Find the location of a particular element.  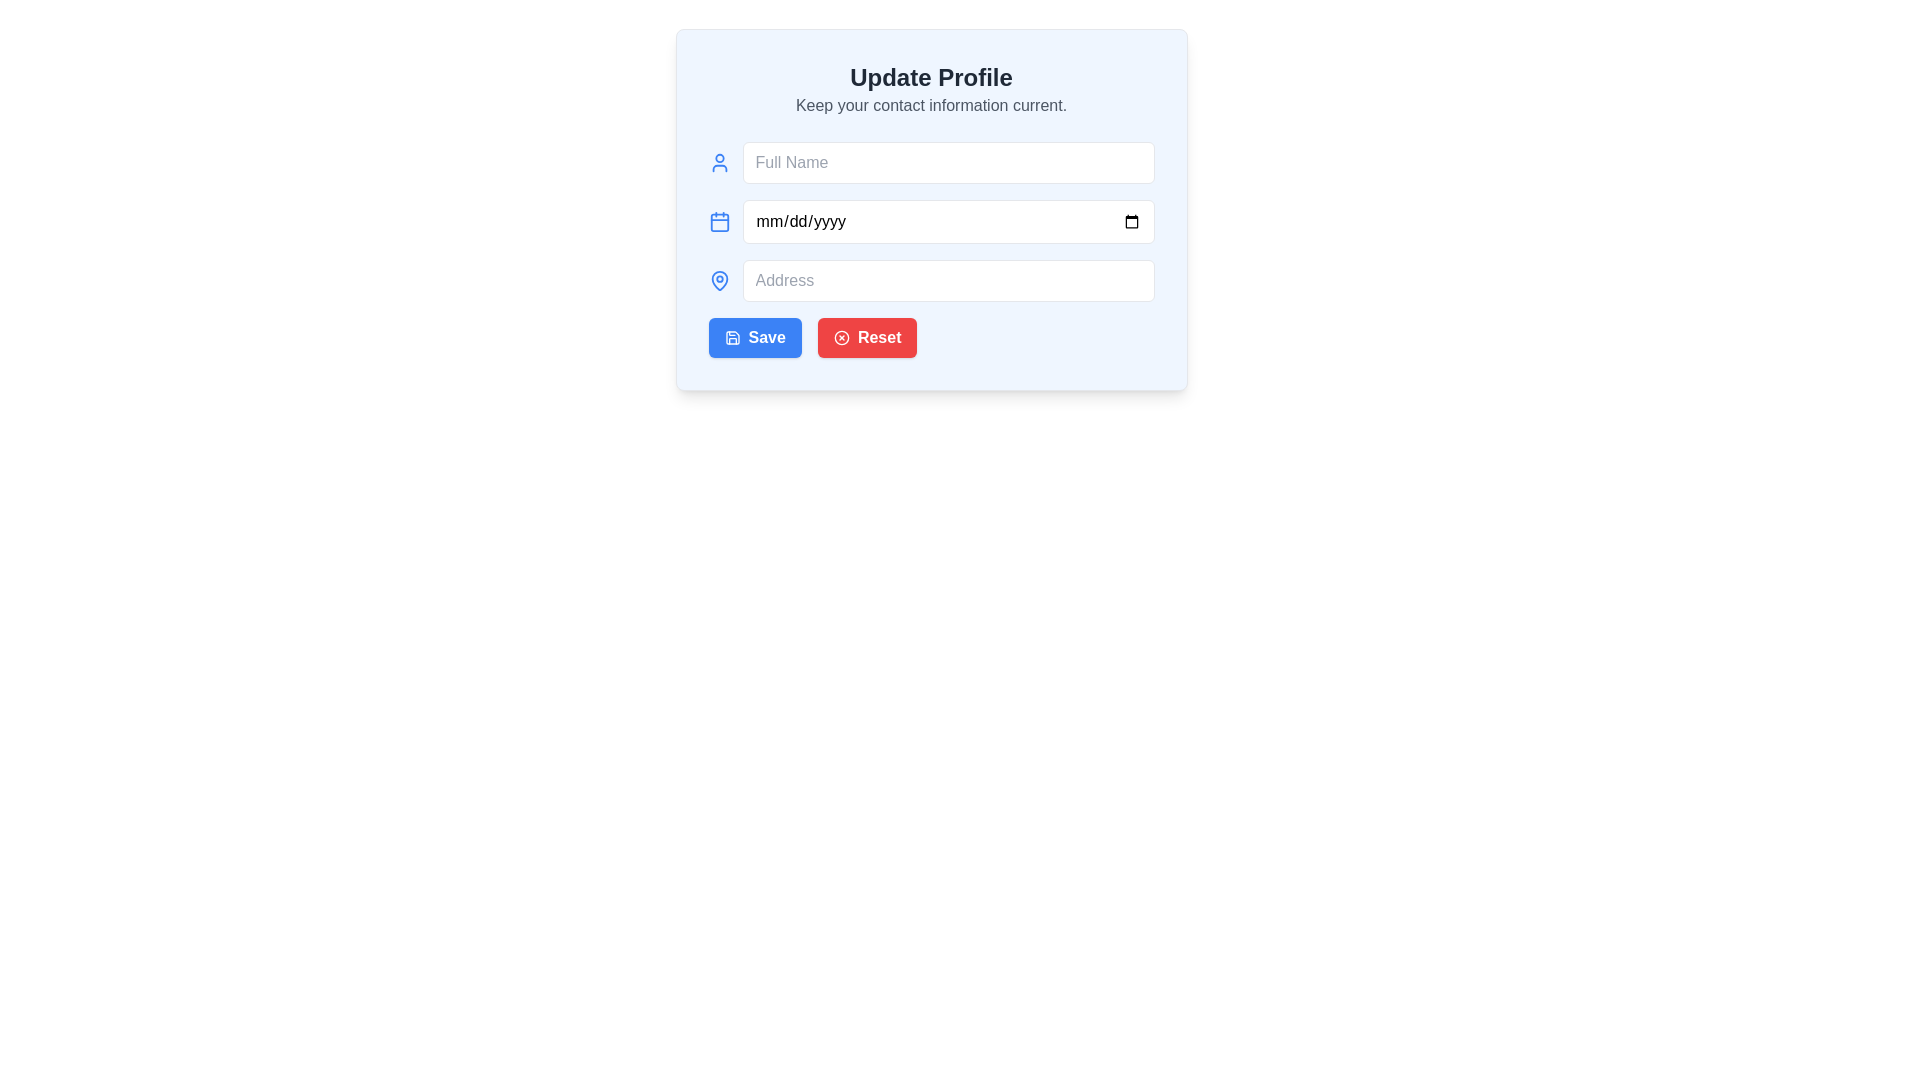

the visual context of the 'Address' icon located next to the 'Address' input field on the form is located at coordinates (719, 281).